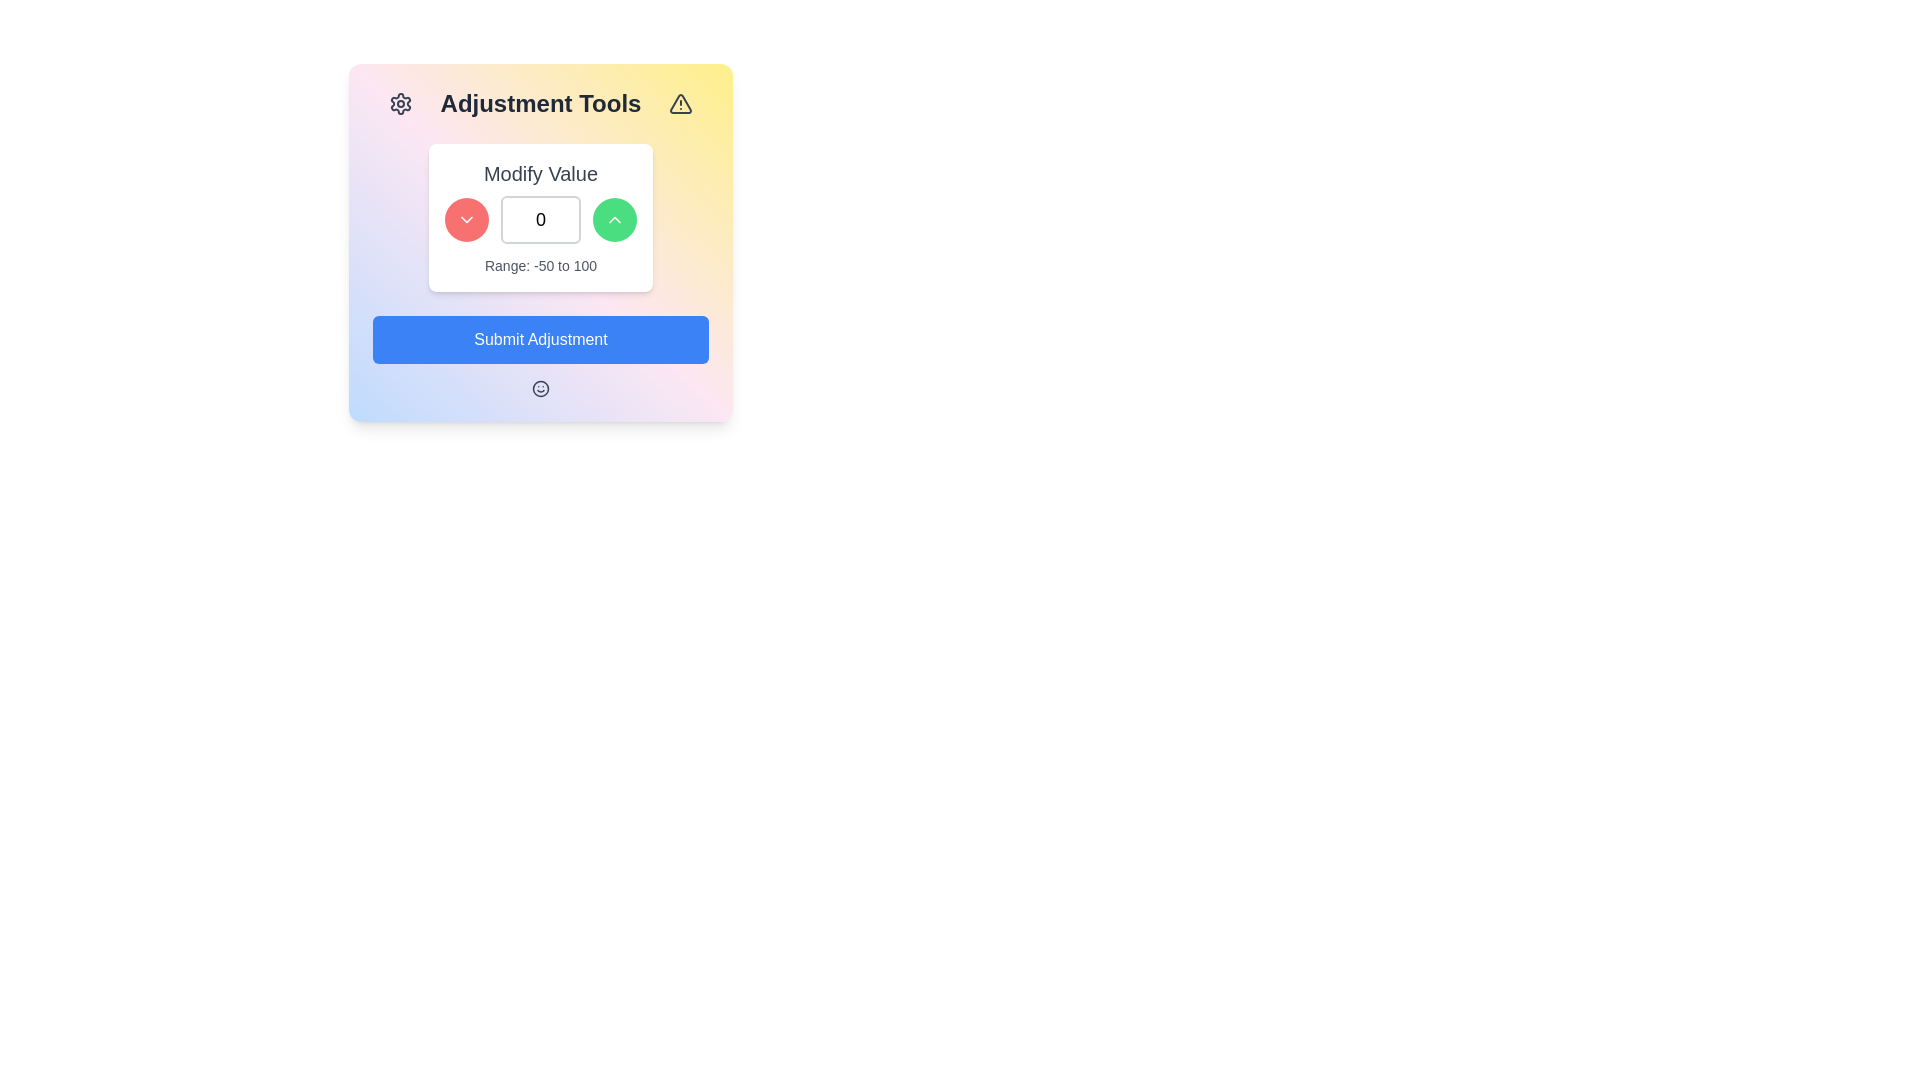 This screenshot has width=1920, height=1080. I want to click on the chevron-up icon located inside the green circular button, so click(613, 219).